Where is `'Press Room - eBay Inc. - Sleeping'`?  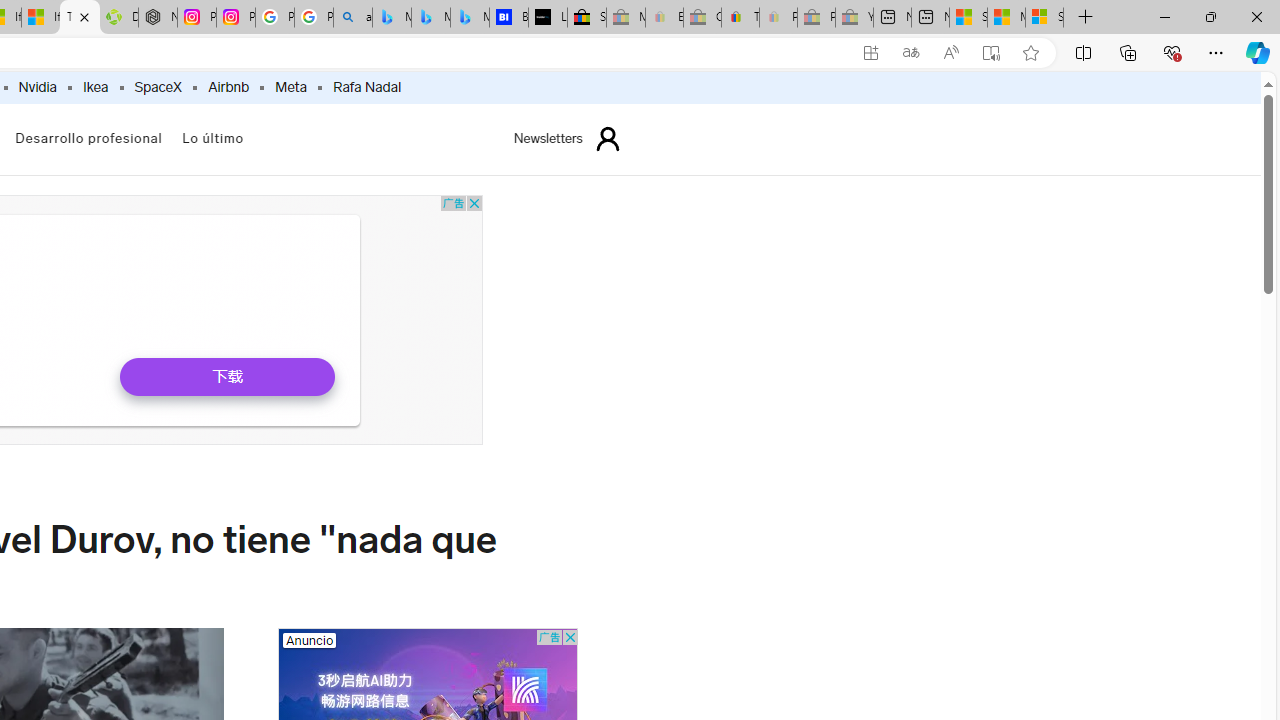
'Press Room - eBay Inc. - Sleeping' is located at coordinates (816, 17).